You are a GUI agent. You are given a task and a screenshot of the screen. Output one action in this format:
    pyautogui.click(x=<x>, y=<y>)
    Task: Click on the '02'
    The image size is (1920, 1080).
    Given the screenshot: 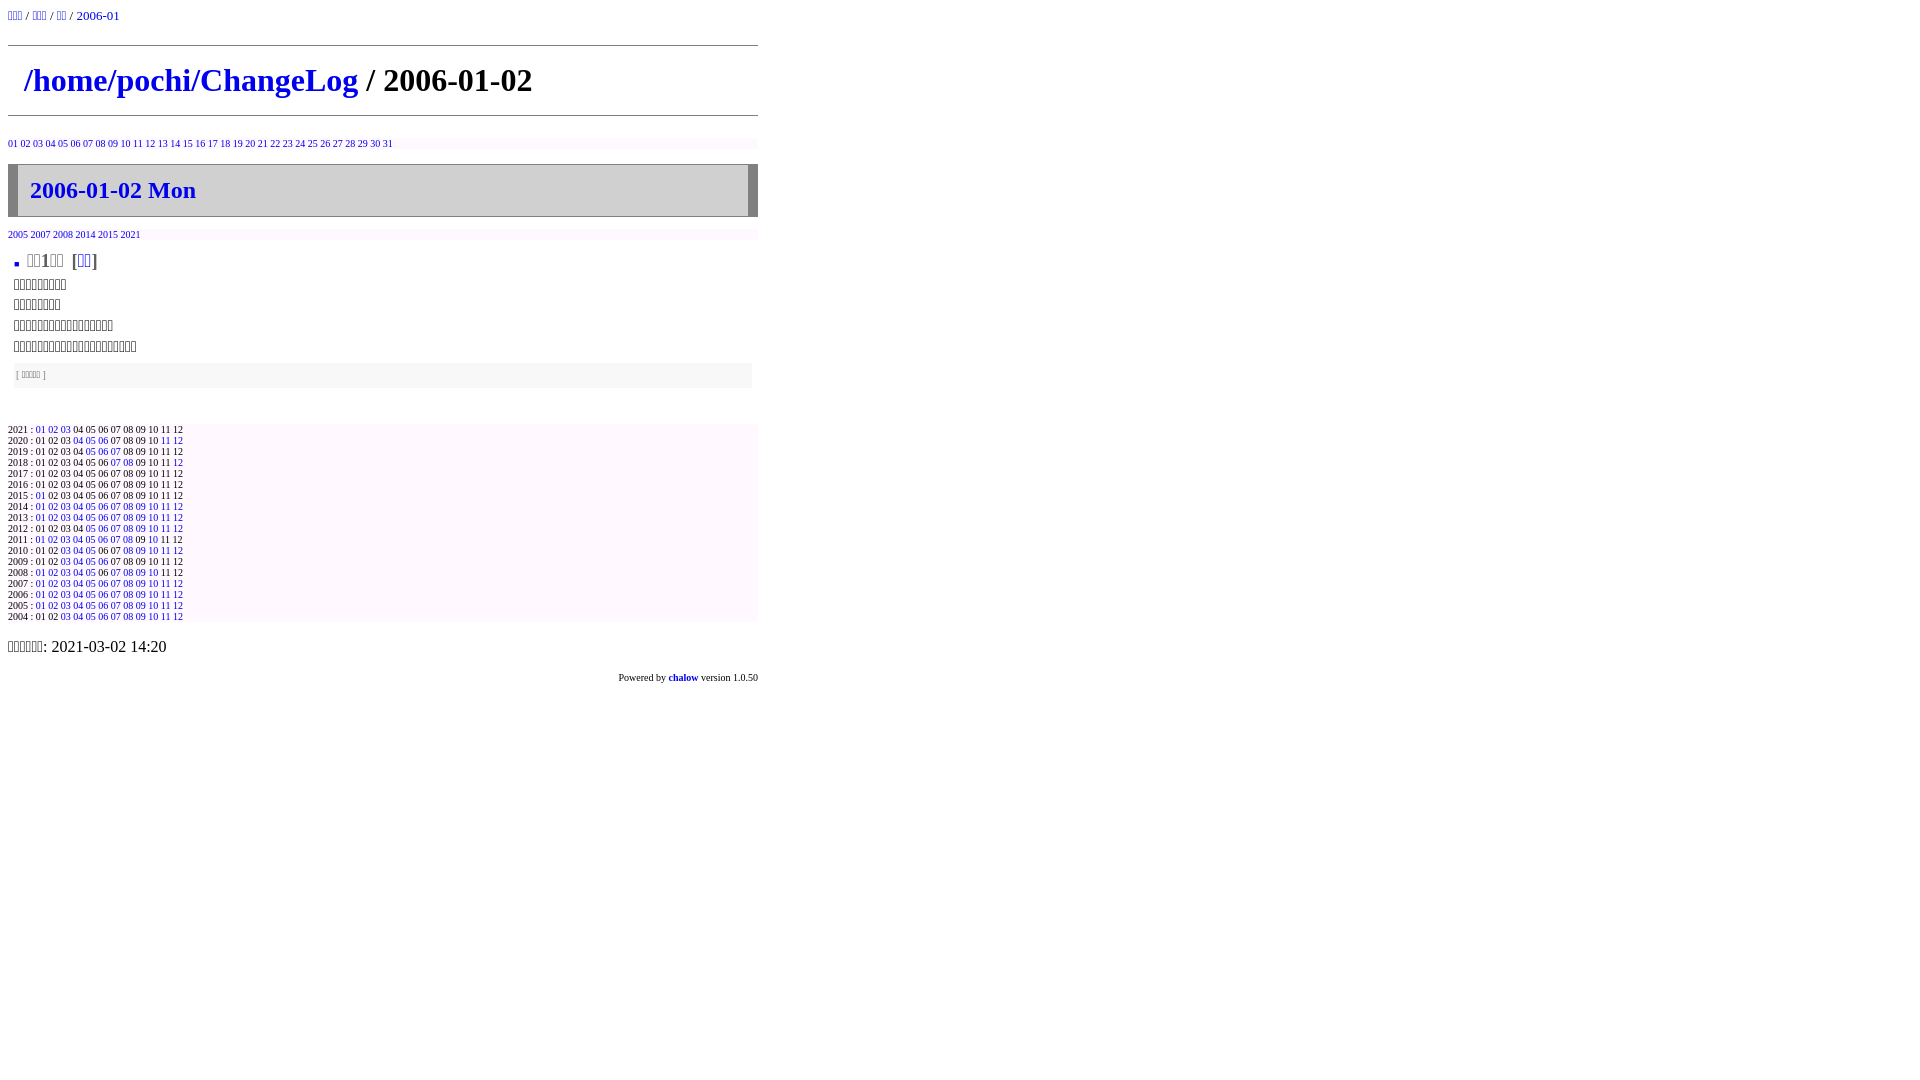 What is the action you would take?
    pyautogui.click(x=52, y=604)
    